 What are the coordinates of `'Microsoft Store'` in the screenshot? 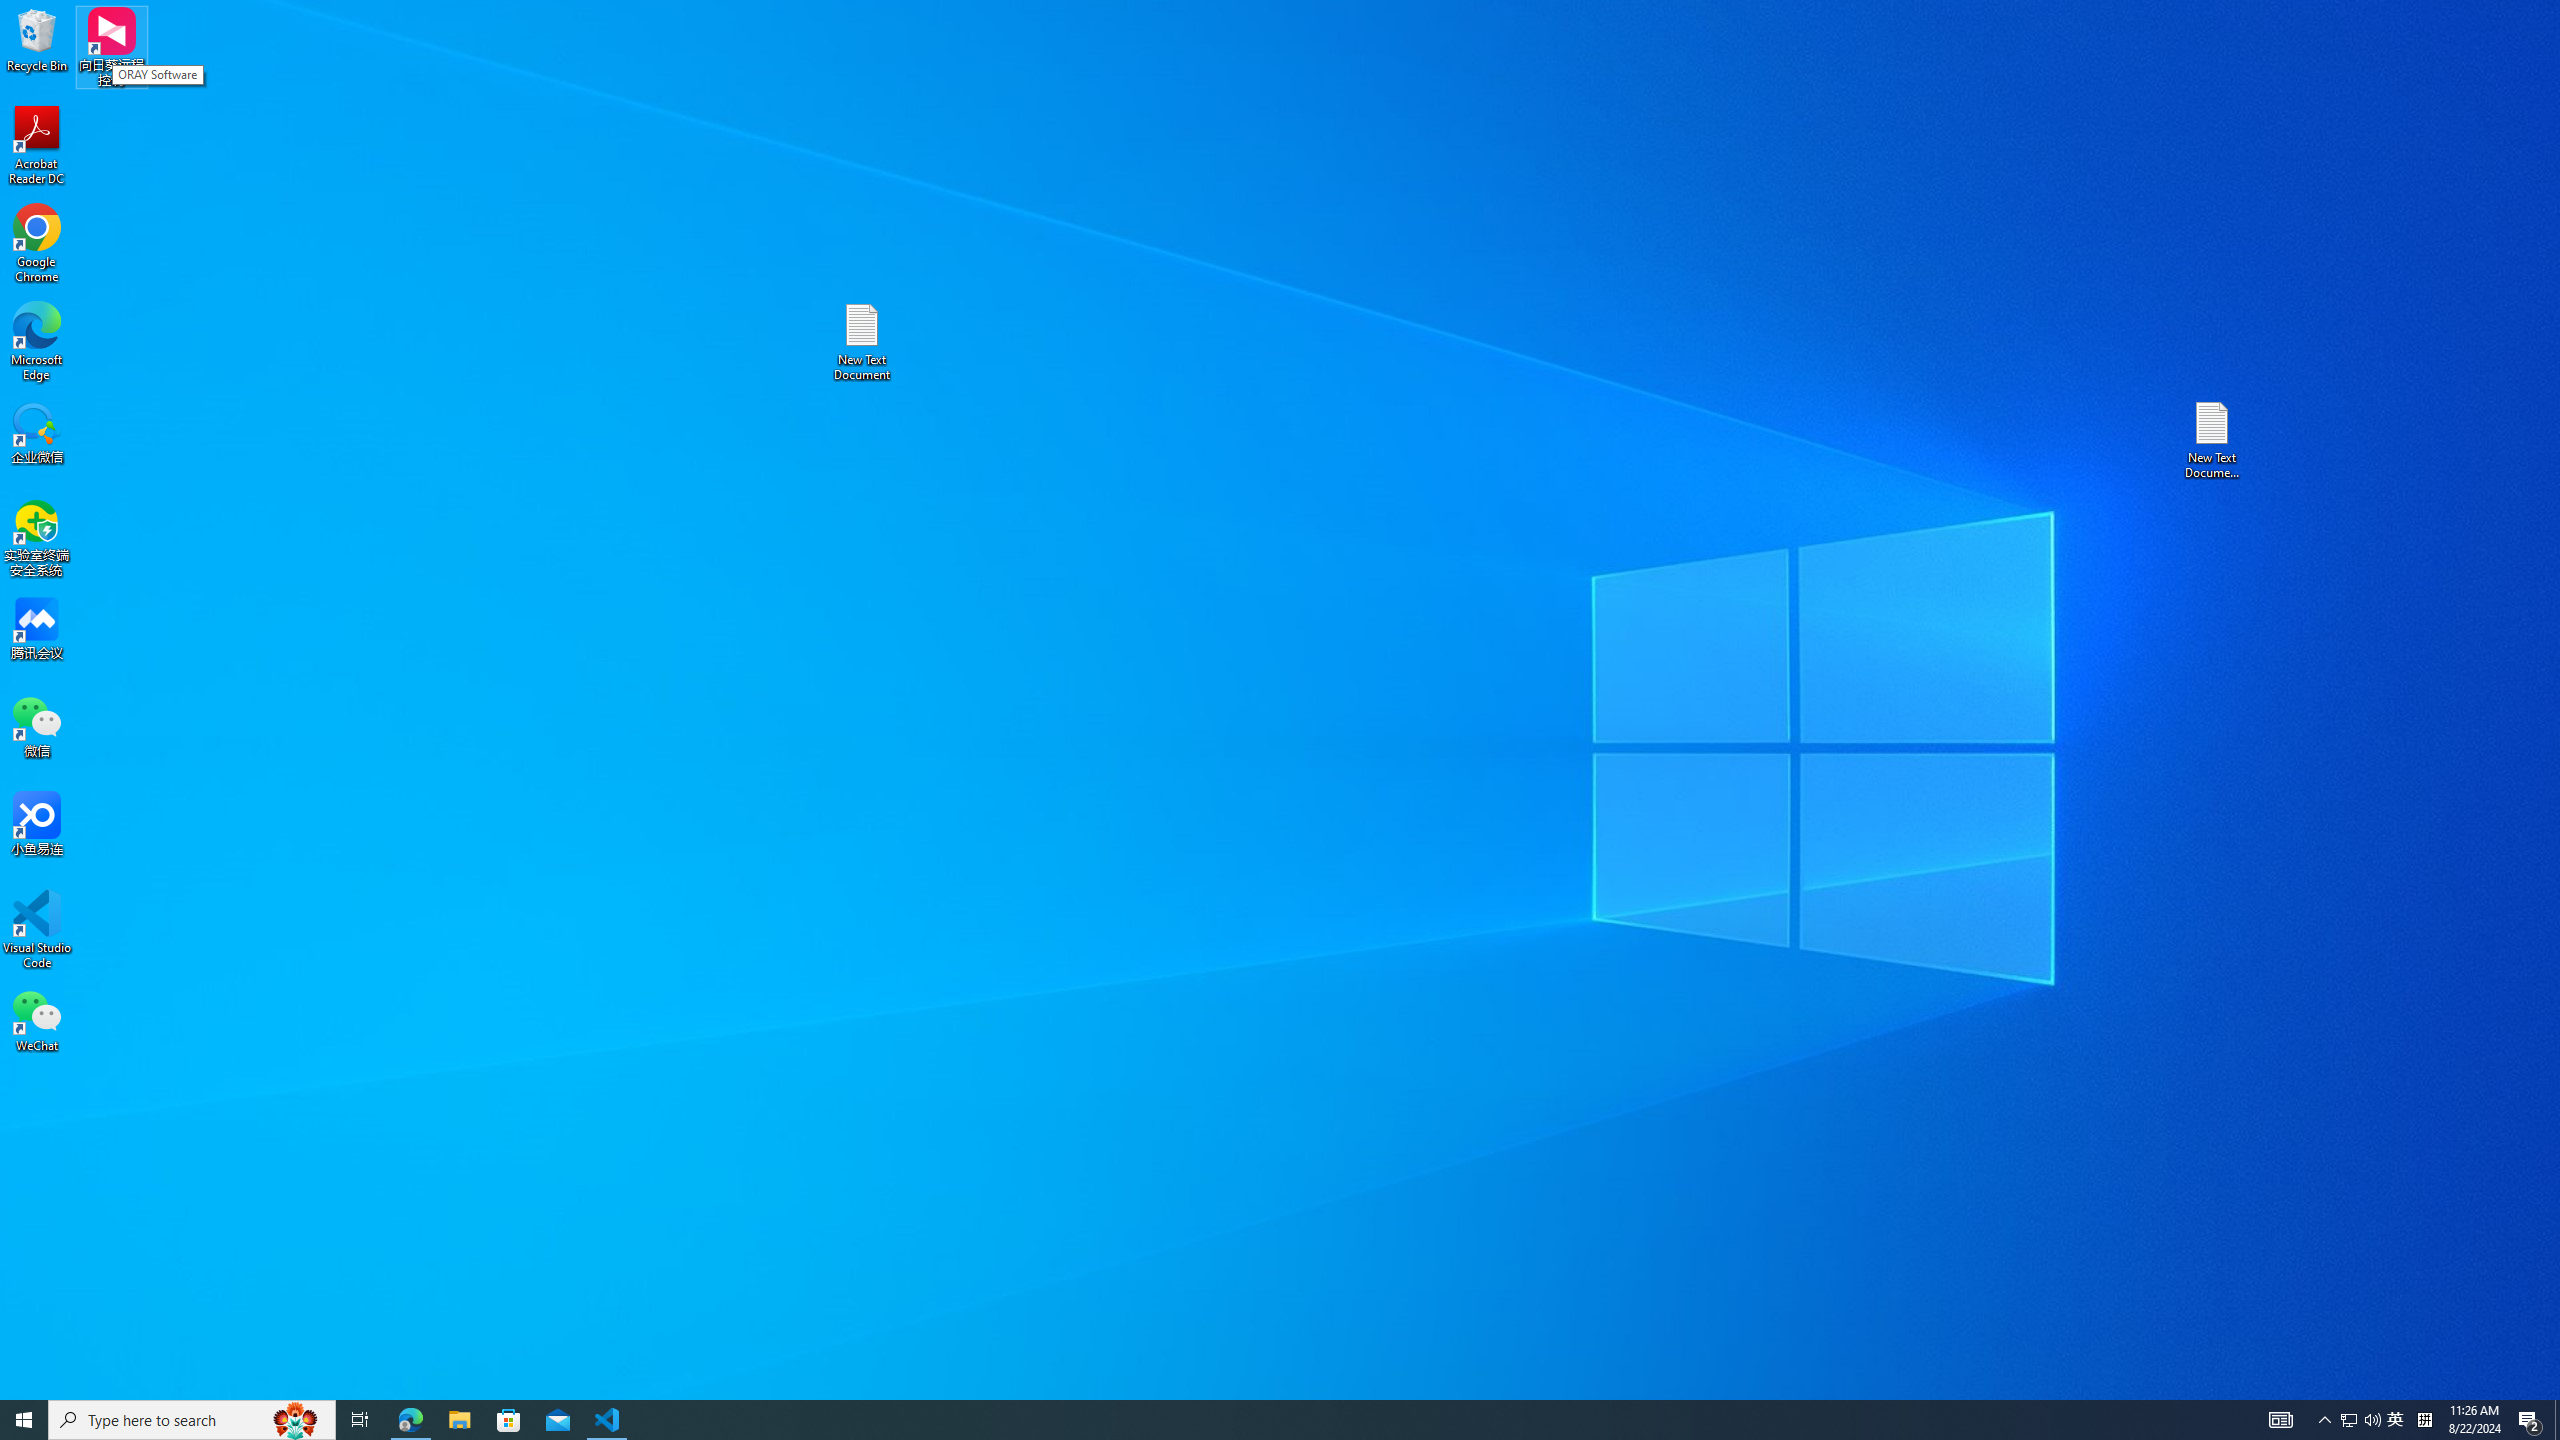 It's located at (458, 1418).